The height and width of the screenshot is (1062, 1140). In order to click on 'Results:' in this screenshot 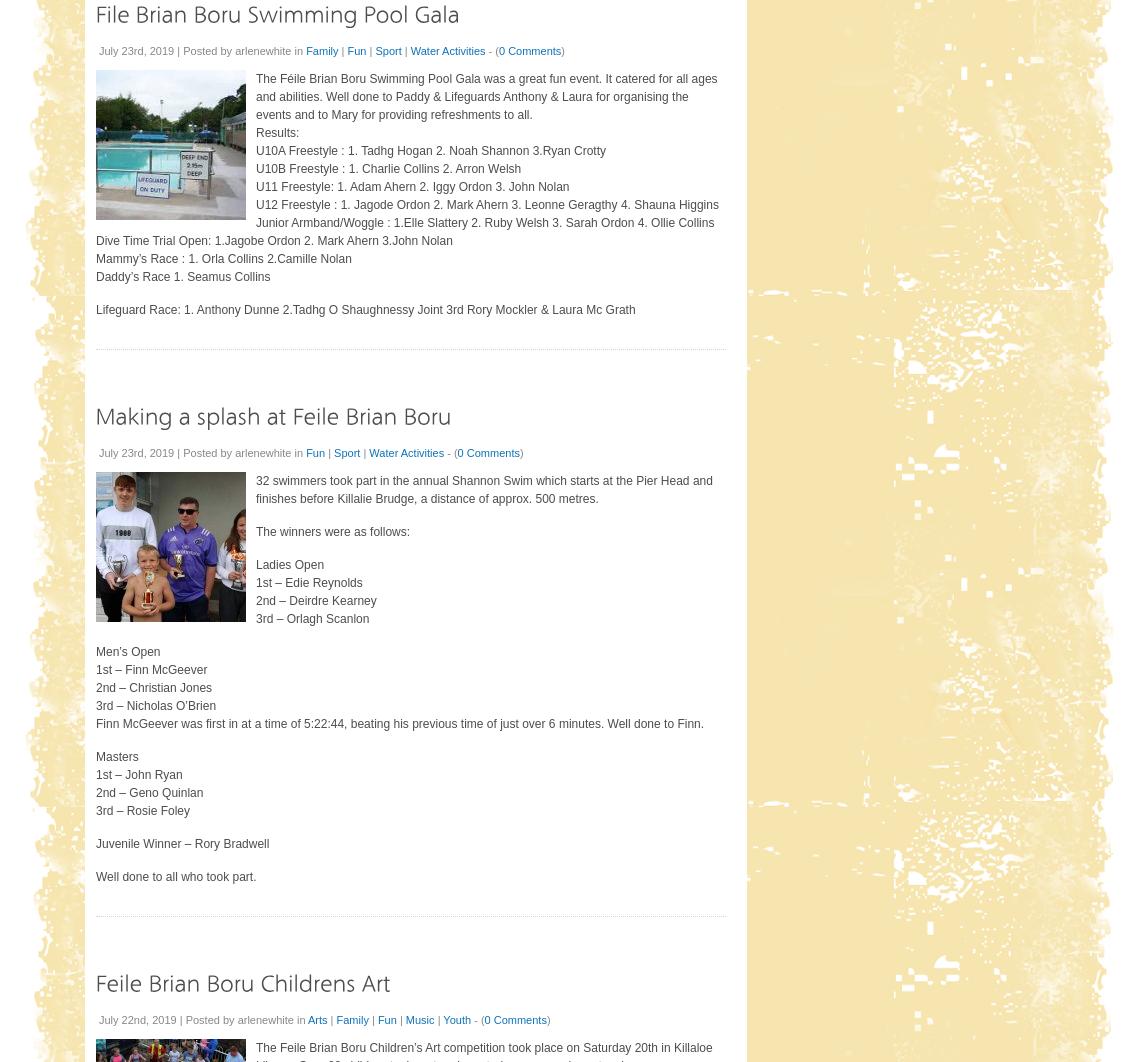, I will do `click(276, 132)`.